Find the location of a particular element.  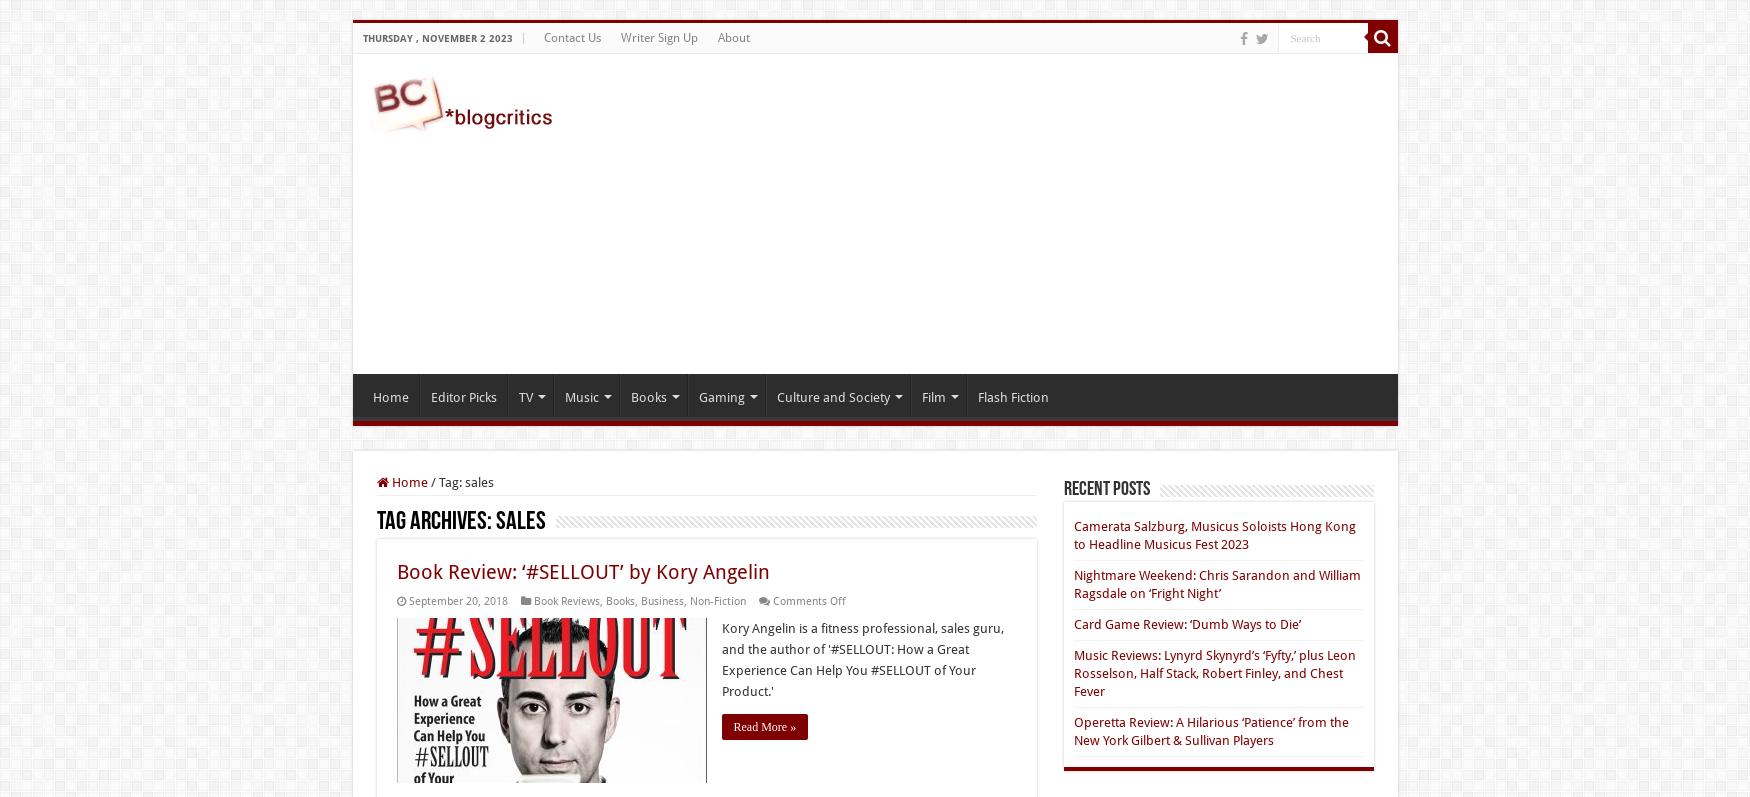

'Tag Archives:' is located at coordinates (434, 522).